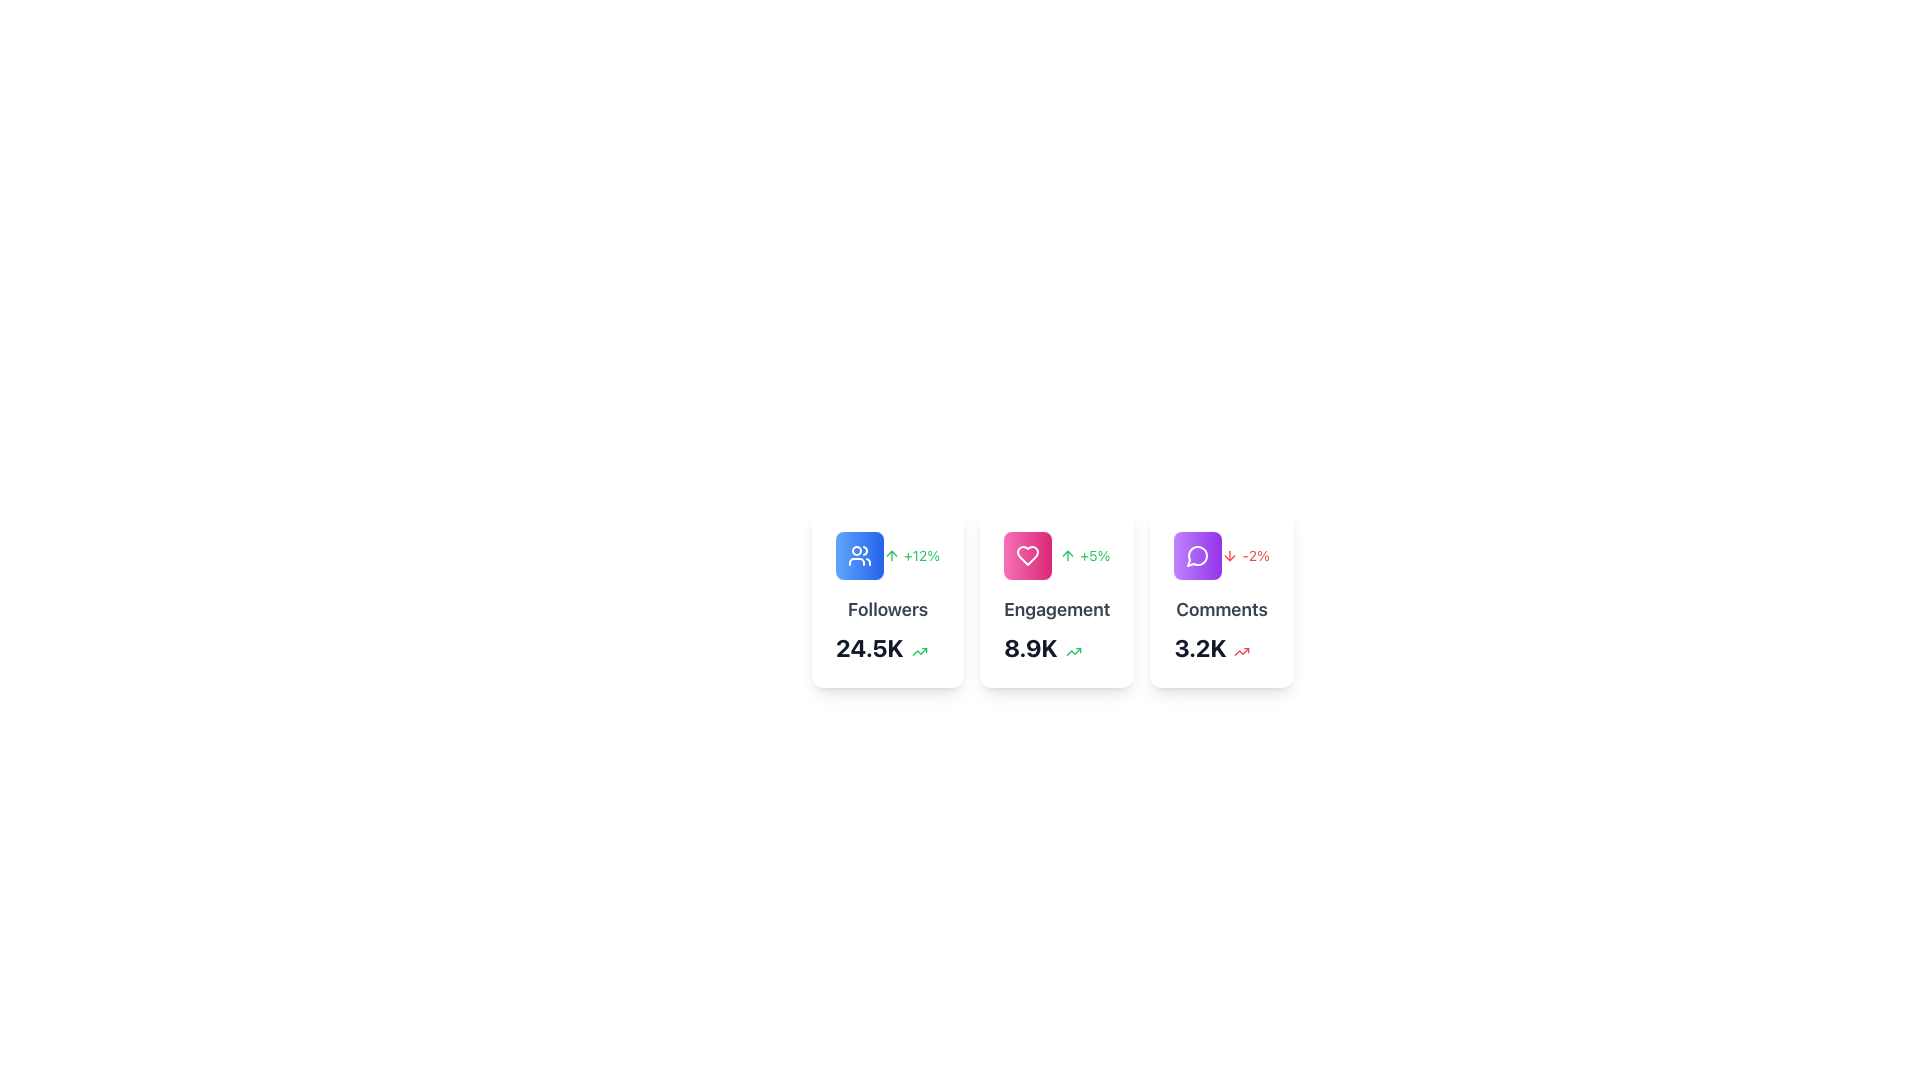 The image size is (1920, 1080). Describe the element at coordinates (1067, 555) in the screenshot. I see `the positive trend icon located to the left of the '+5%' text within the 'Engagement' card, which indicates an increase` at that location.